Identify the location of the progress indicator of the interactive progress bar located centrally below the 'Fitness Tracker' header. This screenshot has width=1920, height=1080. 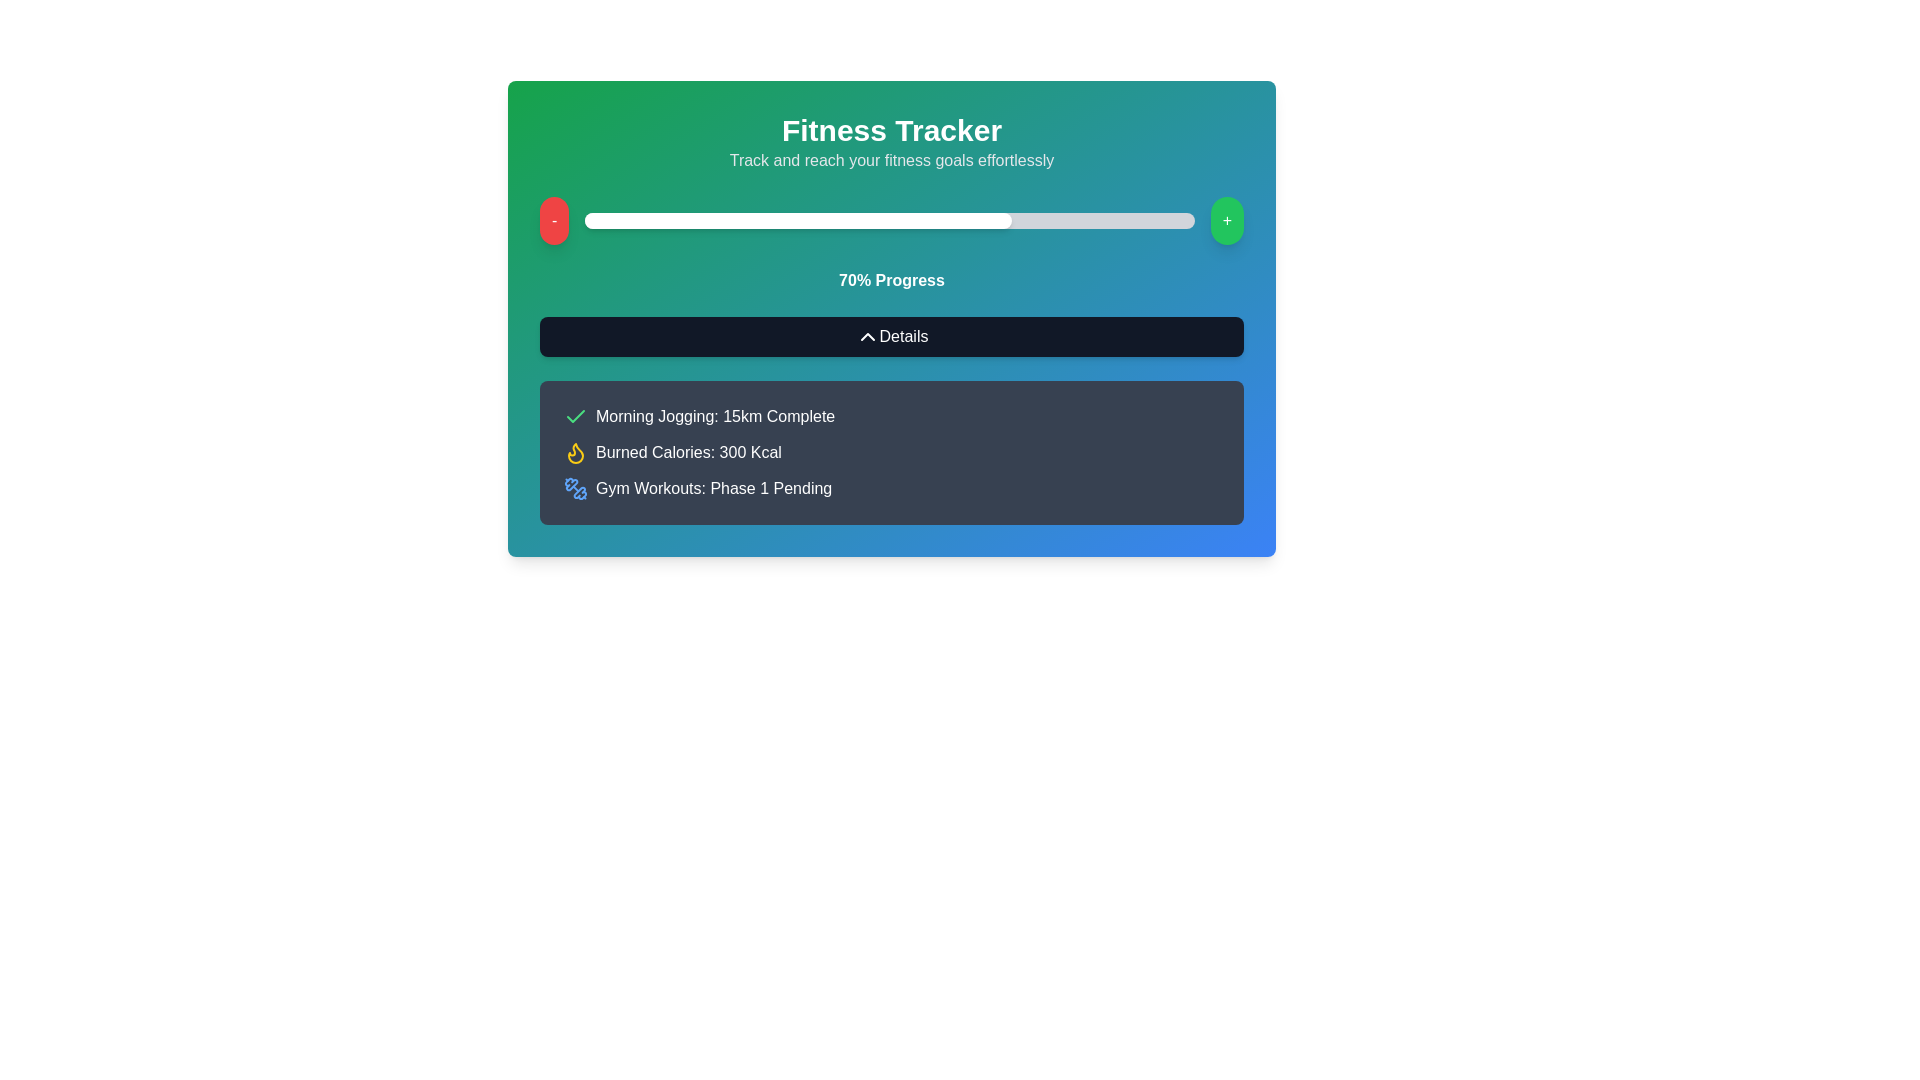
(891, 220).